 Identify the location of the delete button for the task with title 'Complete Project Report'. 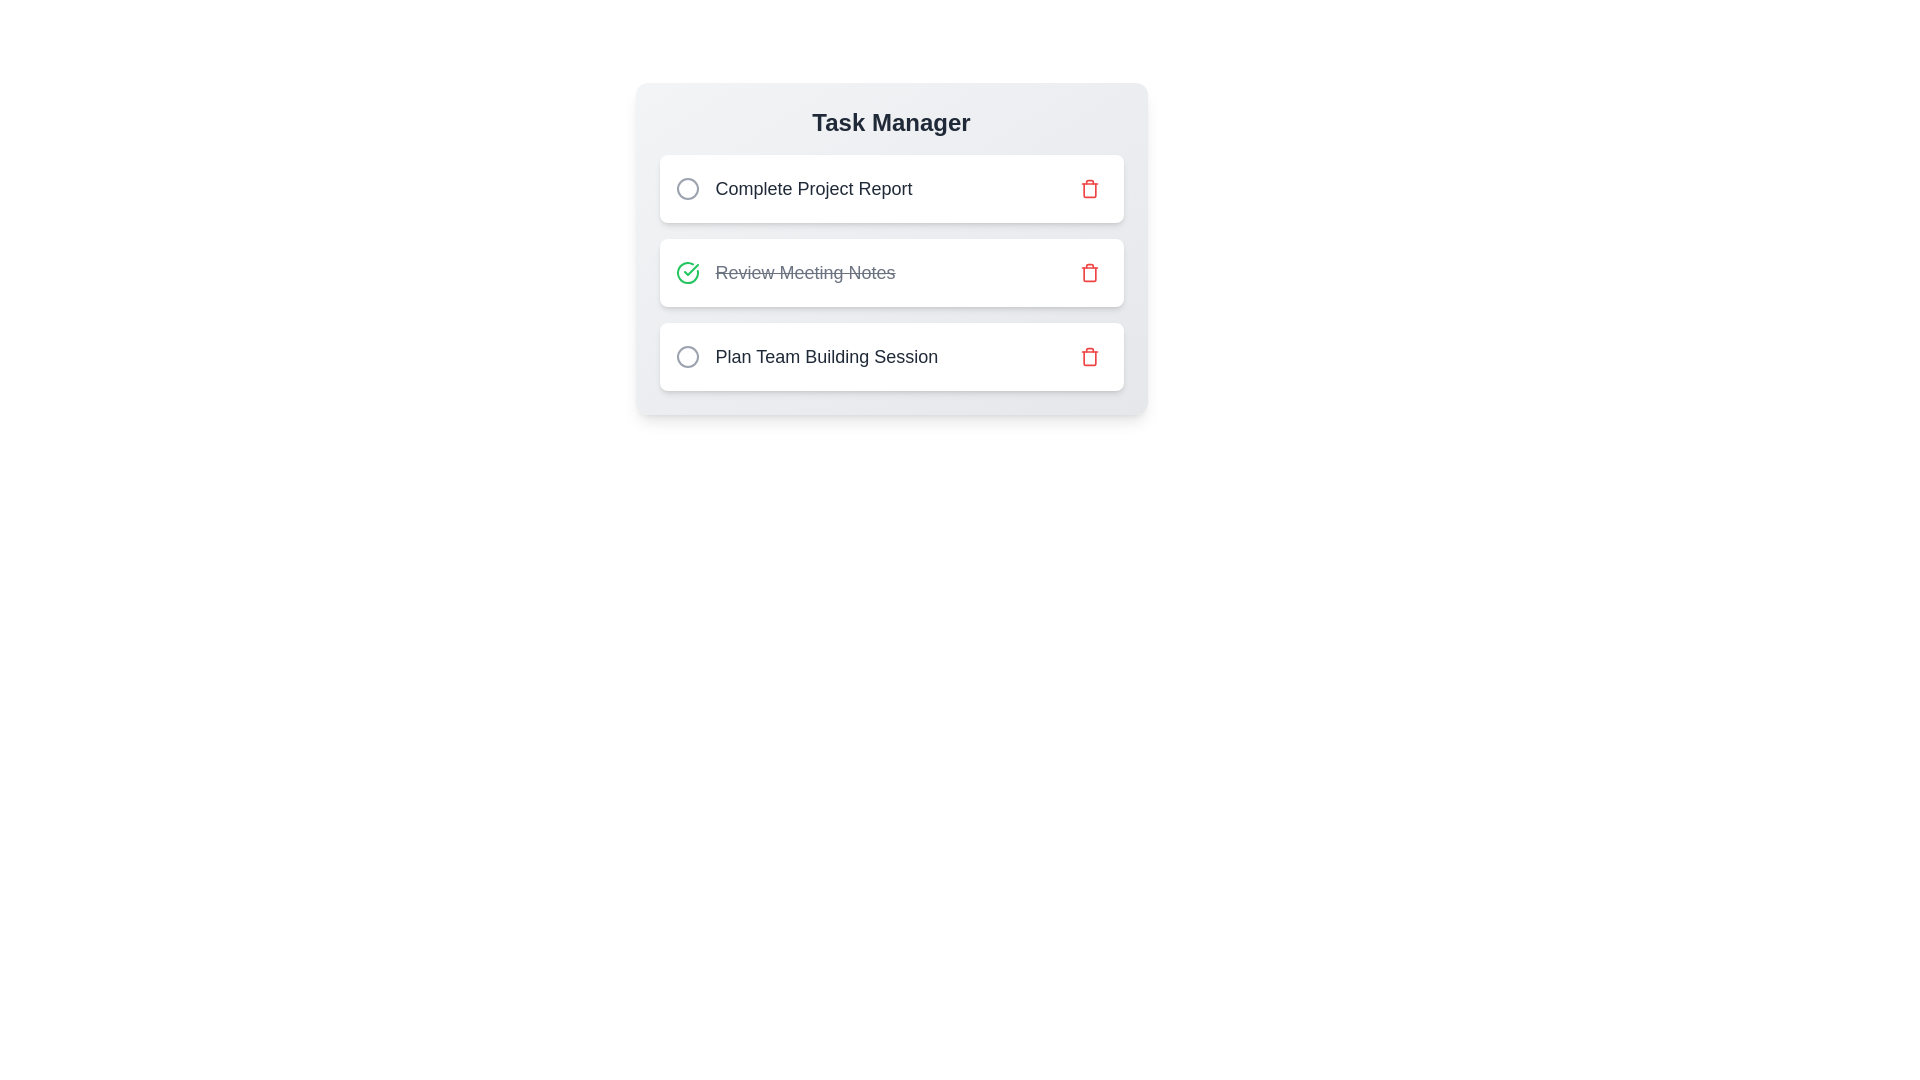
(1088, 189).